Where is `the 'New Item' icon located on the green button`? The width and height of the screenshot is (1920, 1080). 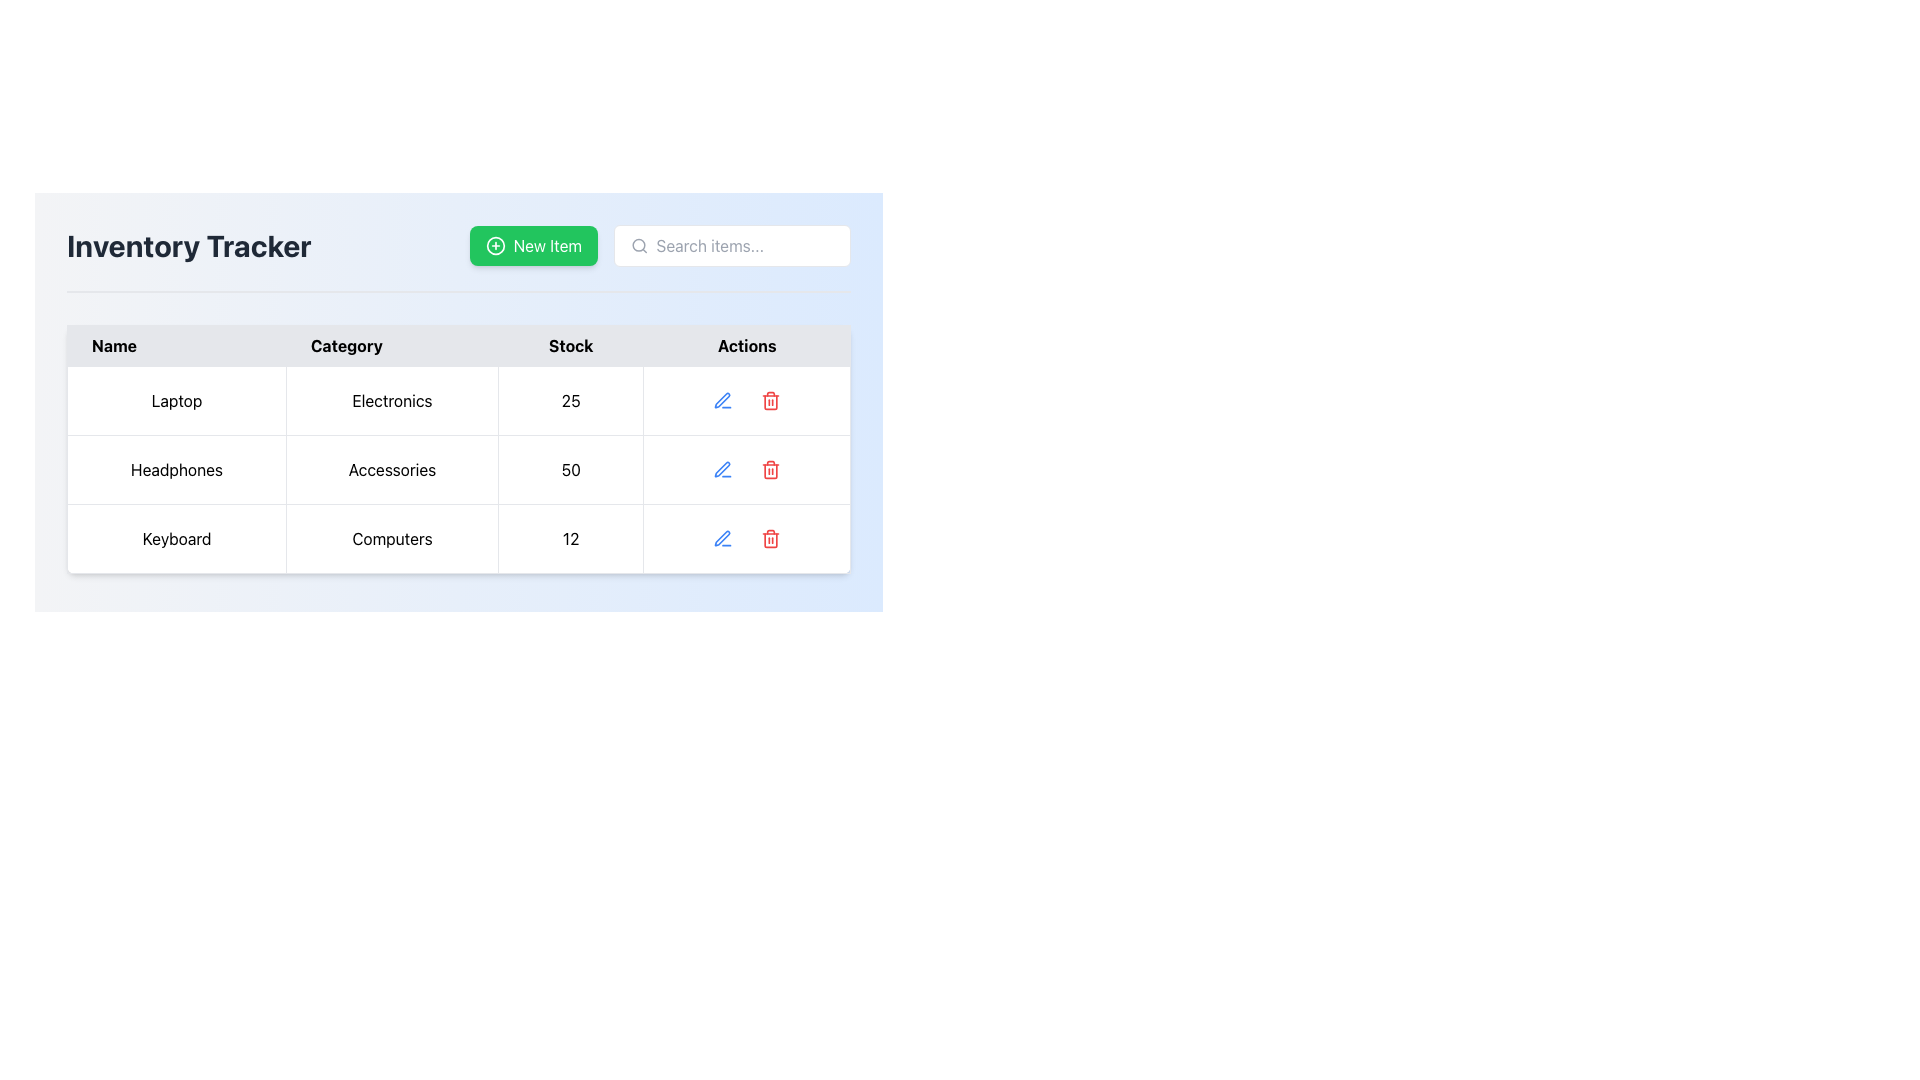 the 'New Item' icon located on the green button is located at coordinates (495, 245).